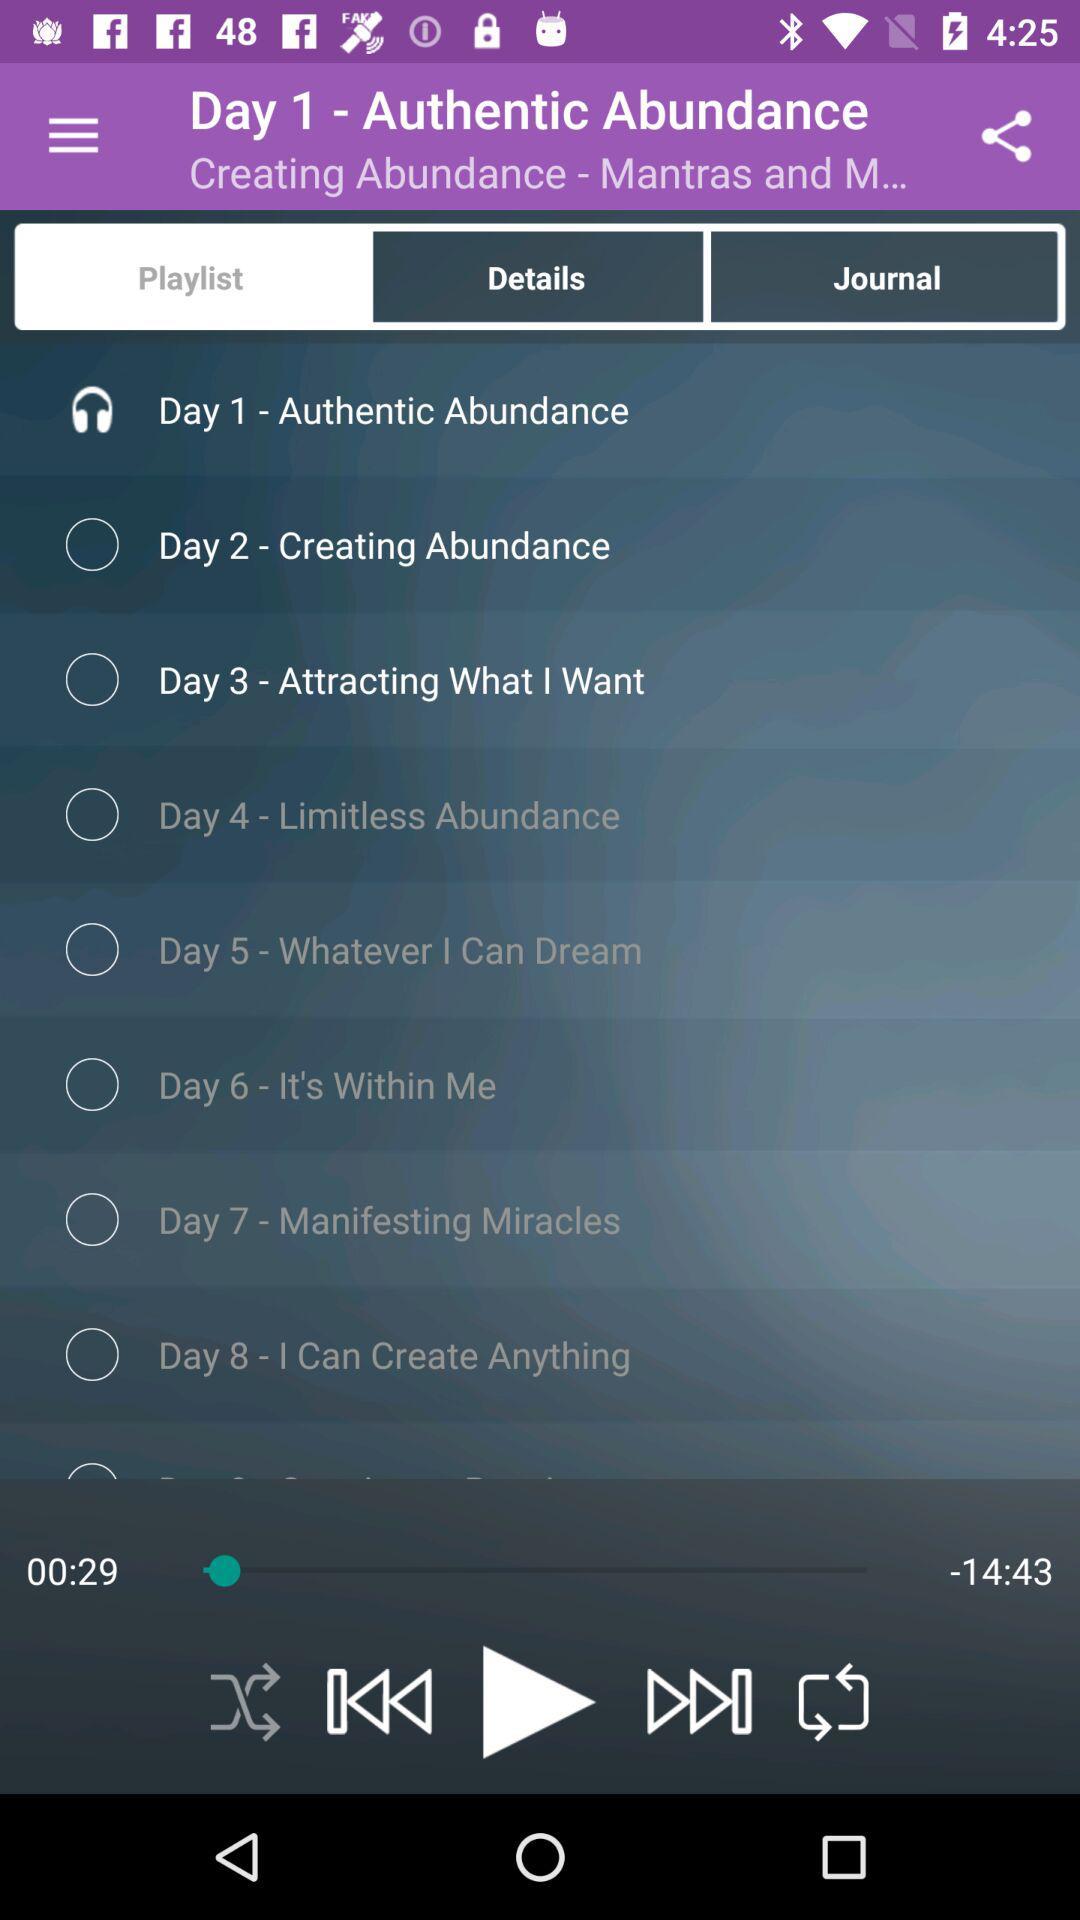 The height and width of the screenshot is (1920, 1080). I want to click on the skip_next icon, so click(698, 1700).